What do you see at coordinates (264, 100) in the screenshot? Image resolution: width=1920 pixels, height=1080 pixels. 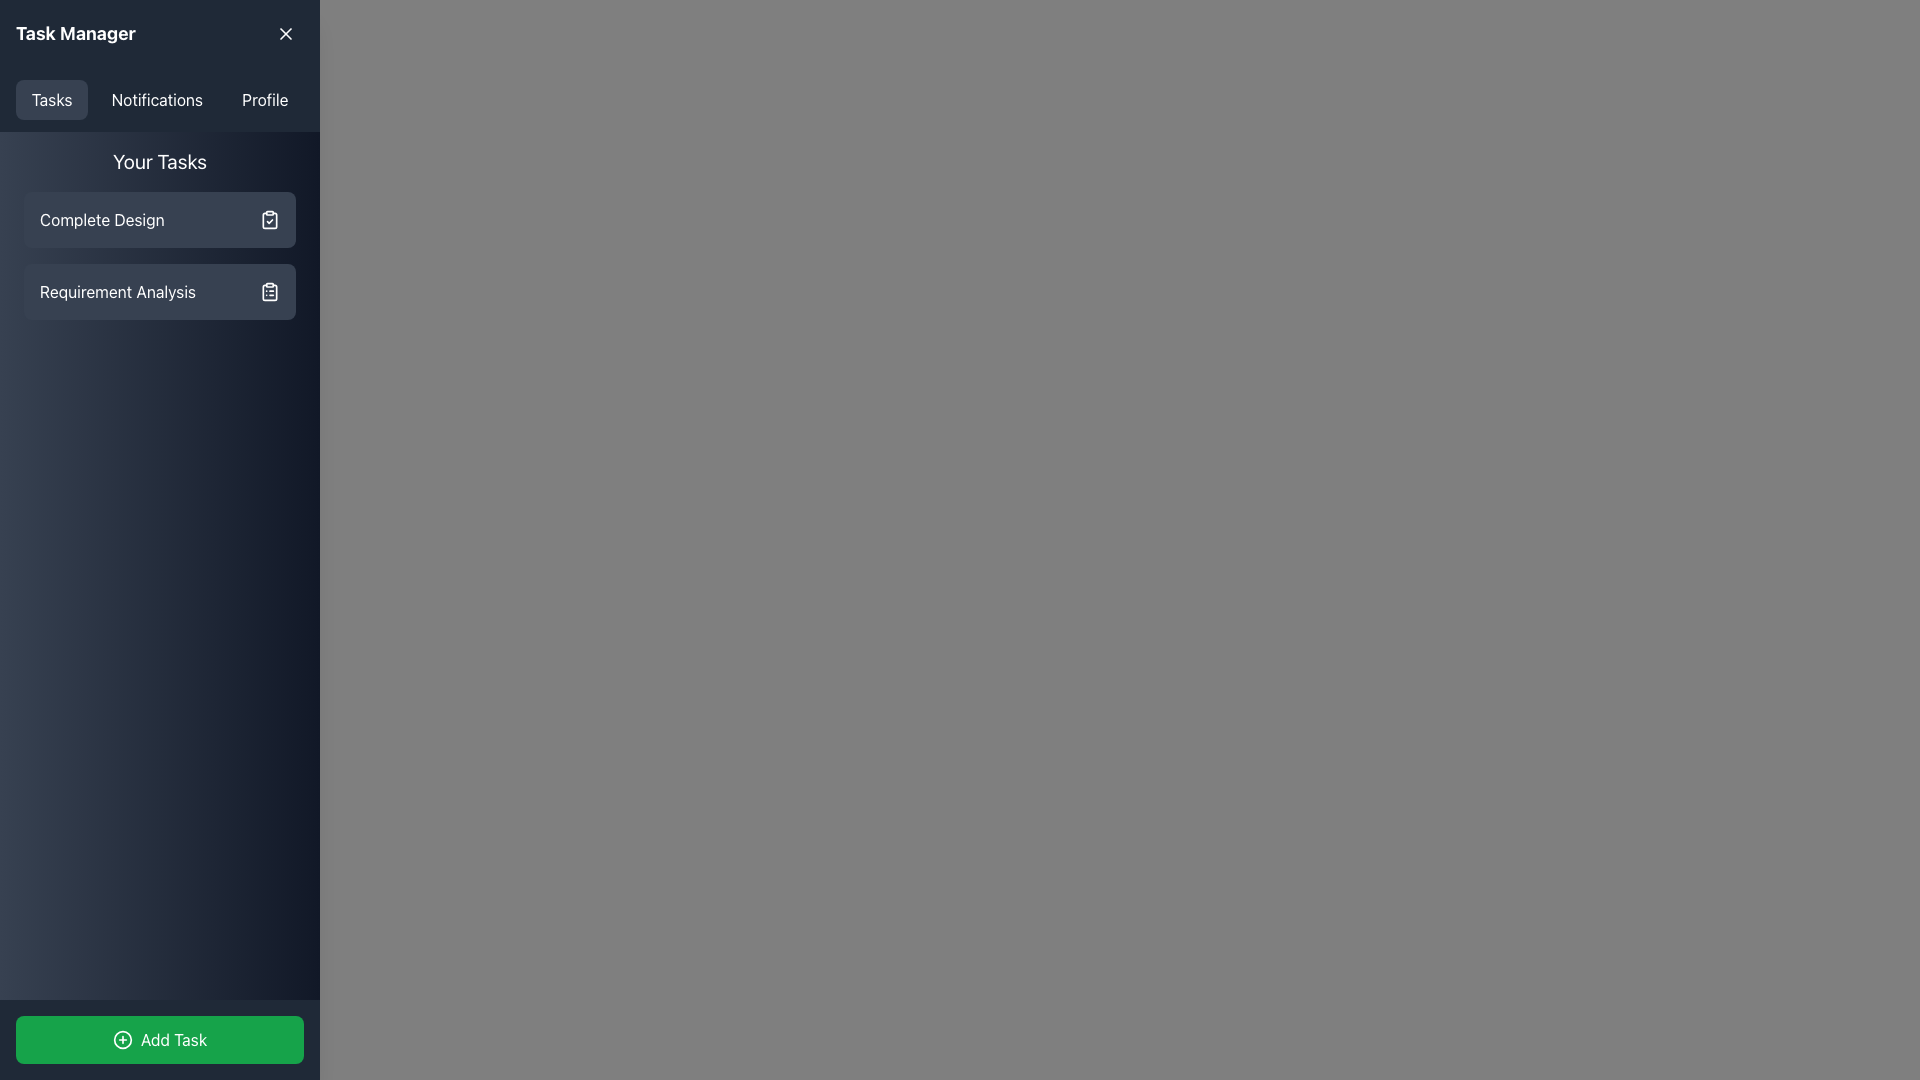 I see `the 'Profile' button, which is the third button in a horizontal group located below the 'Task Manager' title` at bounding box center [264, 100].